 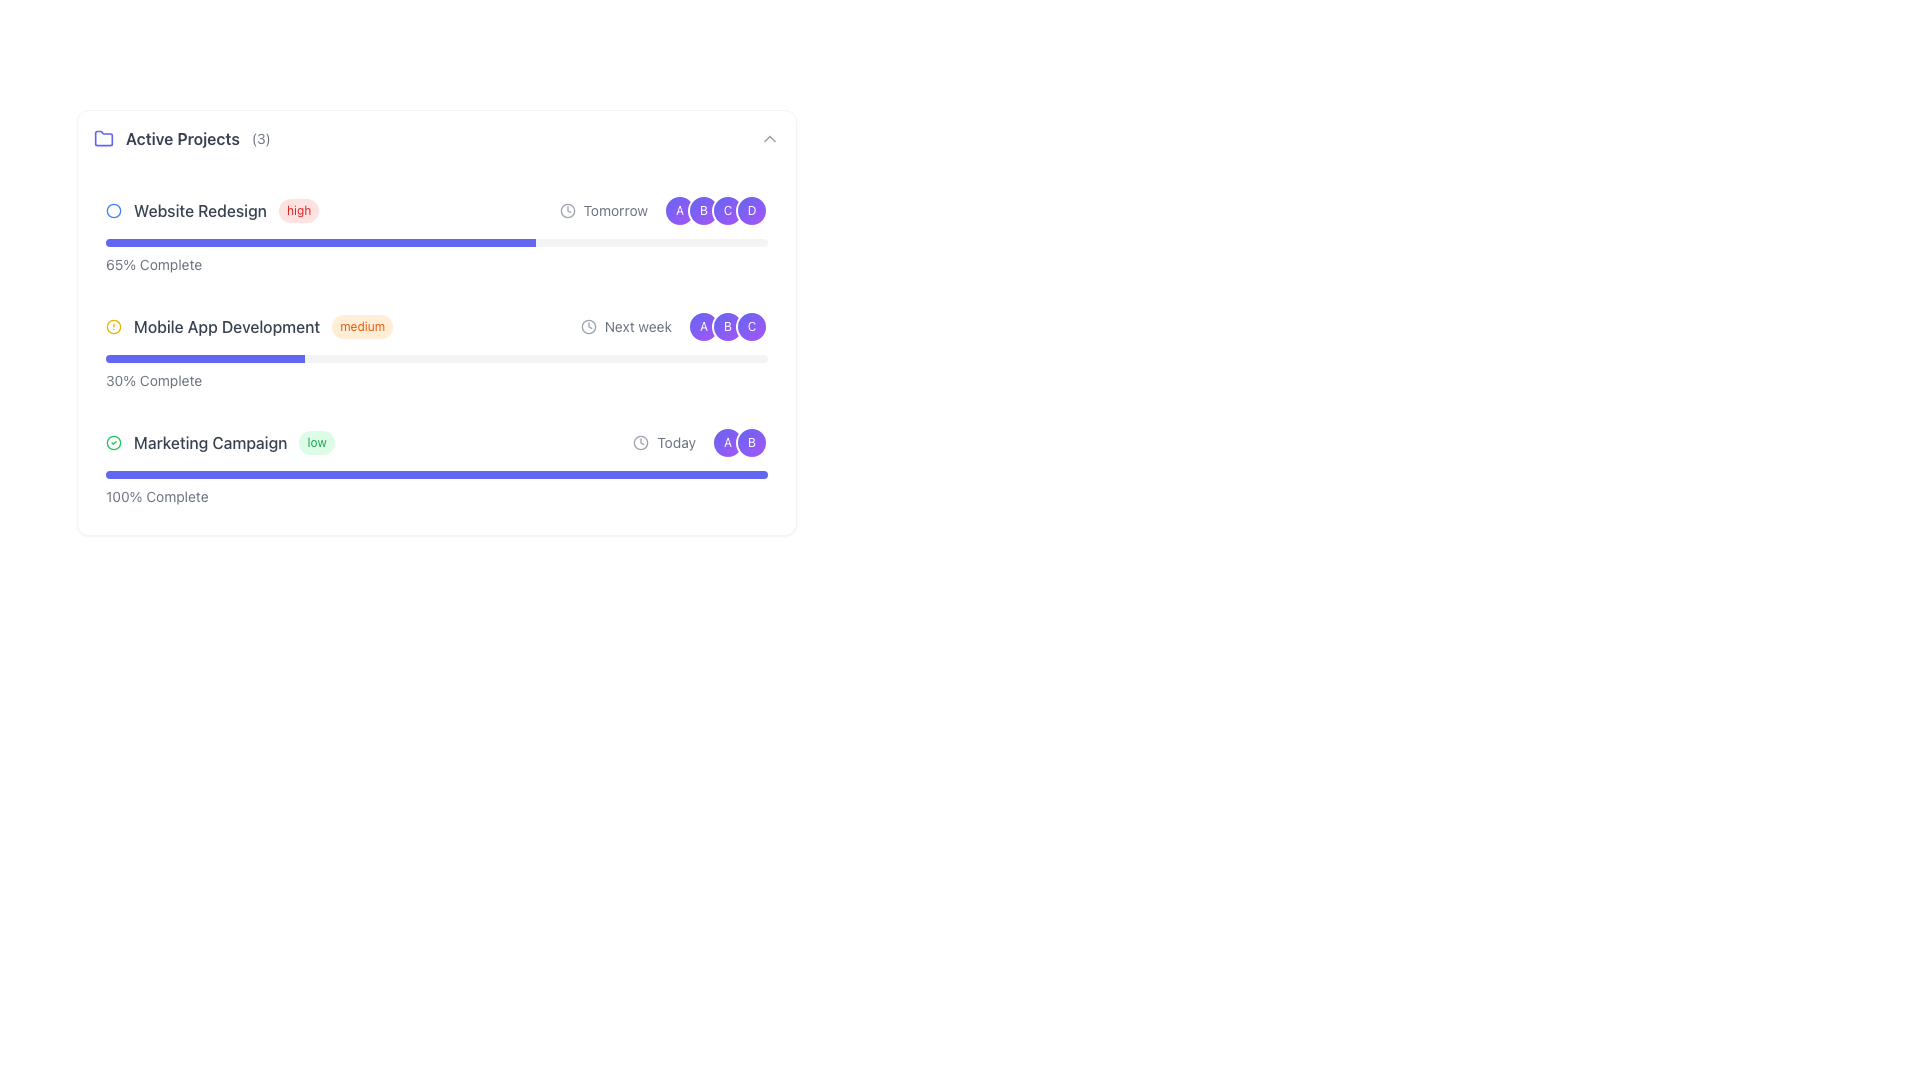 What do you see at coordinates (113, 326) in the screenshot?
I see `the circular element with a yellow border, which is part of the warning icon located to the left of the 'Mobile App Development' title` at bounding box center [113, 326].